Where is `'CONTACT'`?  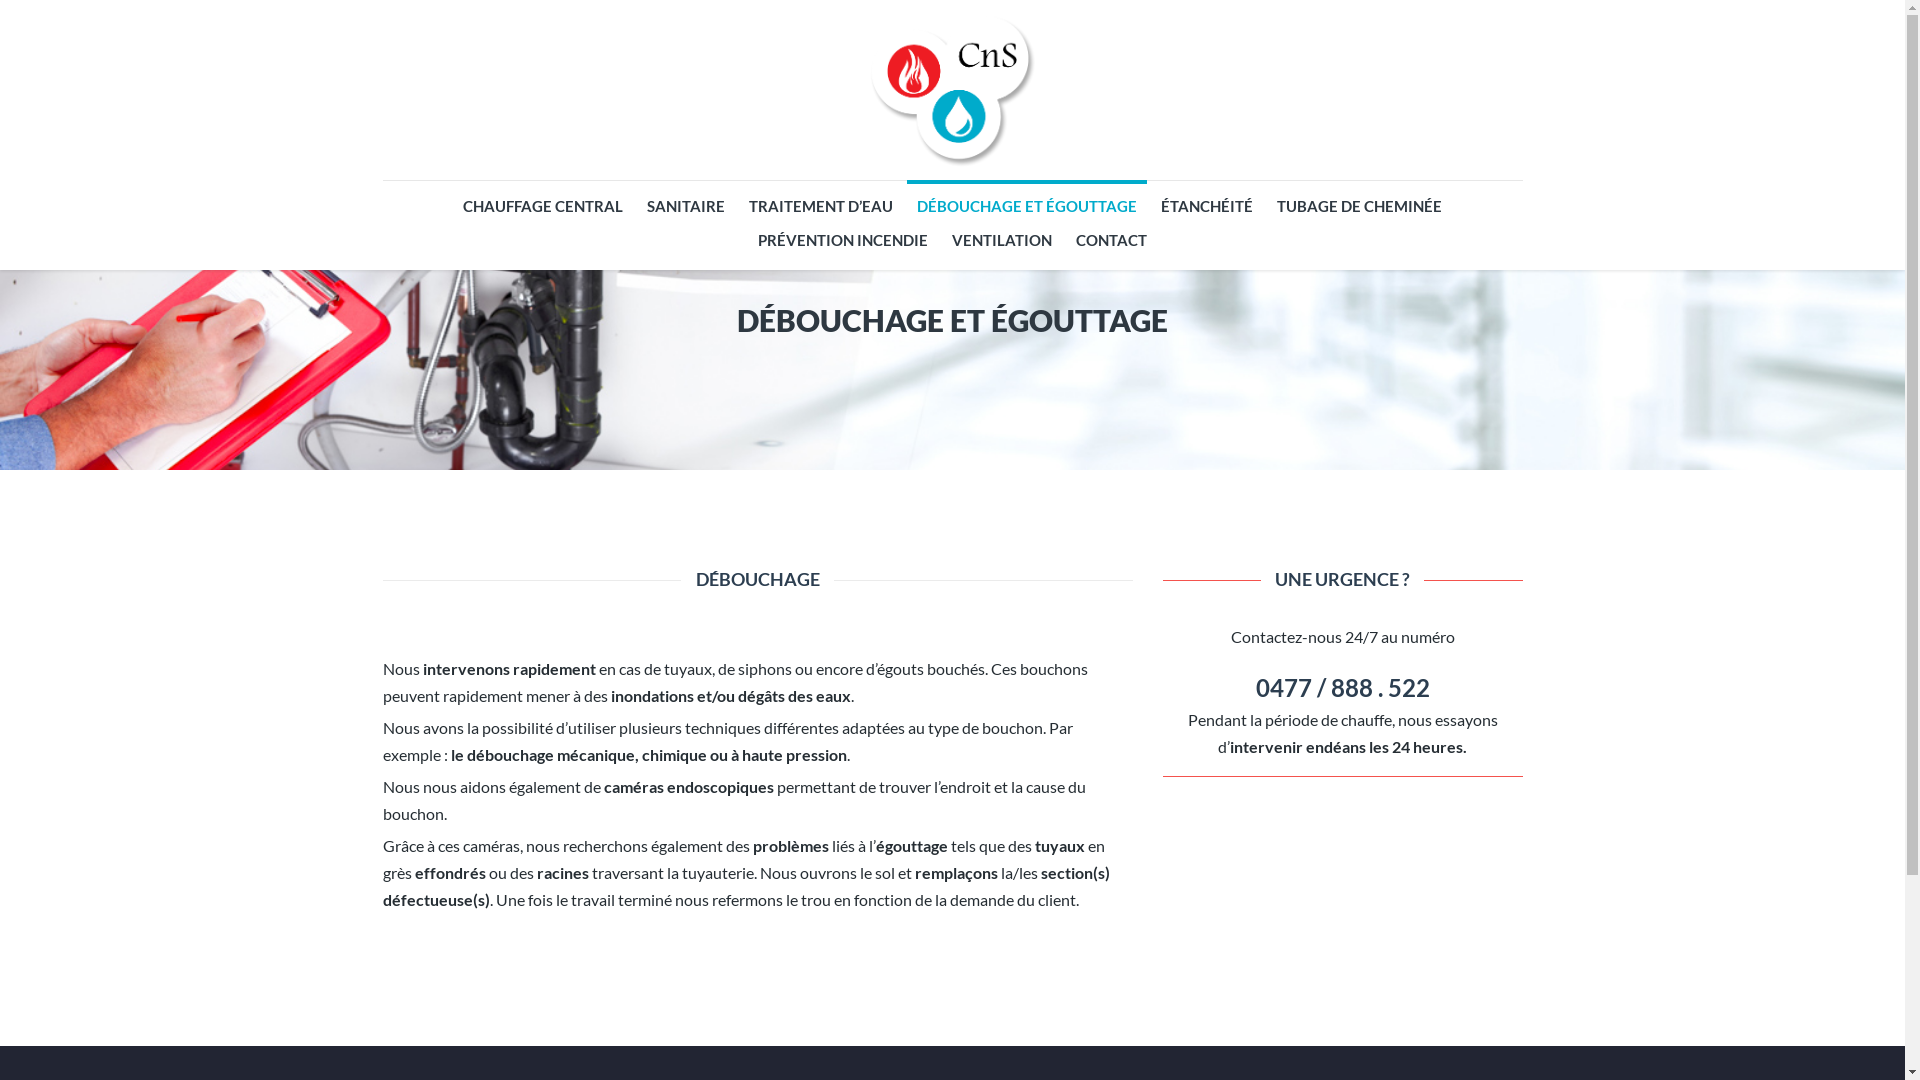 'CONTACT' is located at coordinates (1110, 238).